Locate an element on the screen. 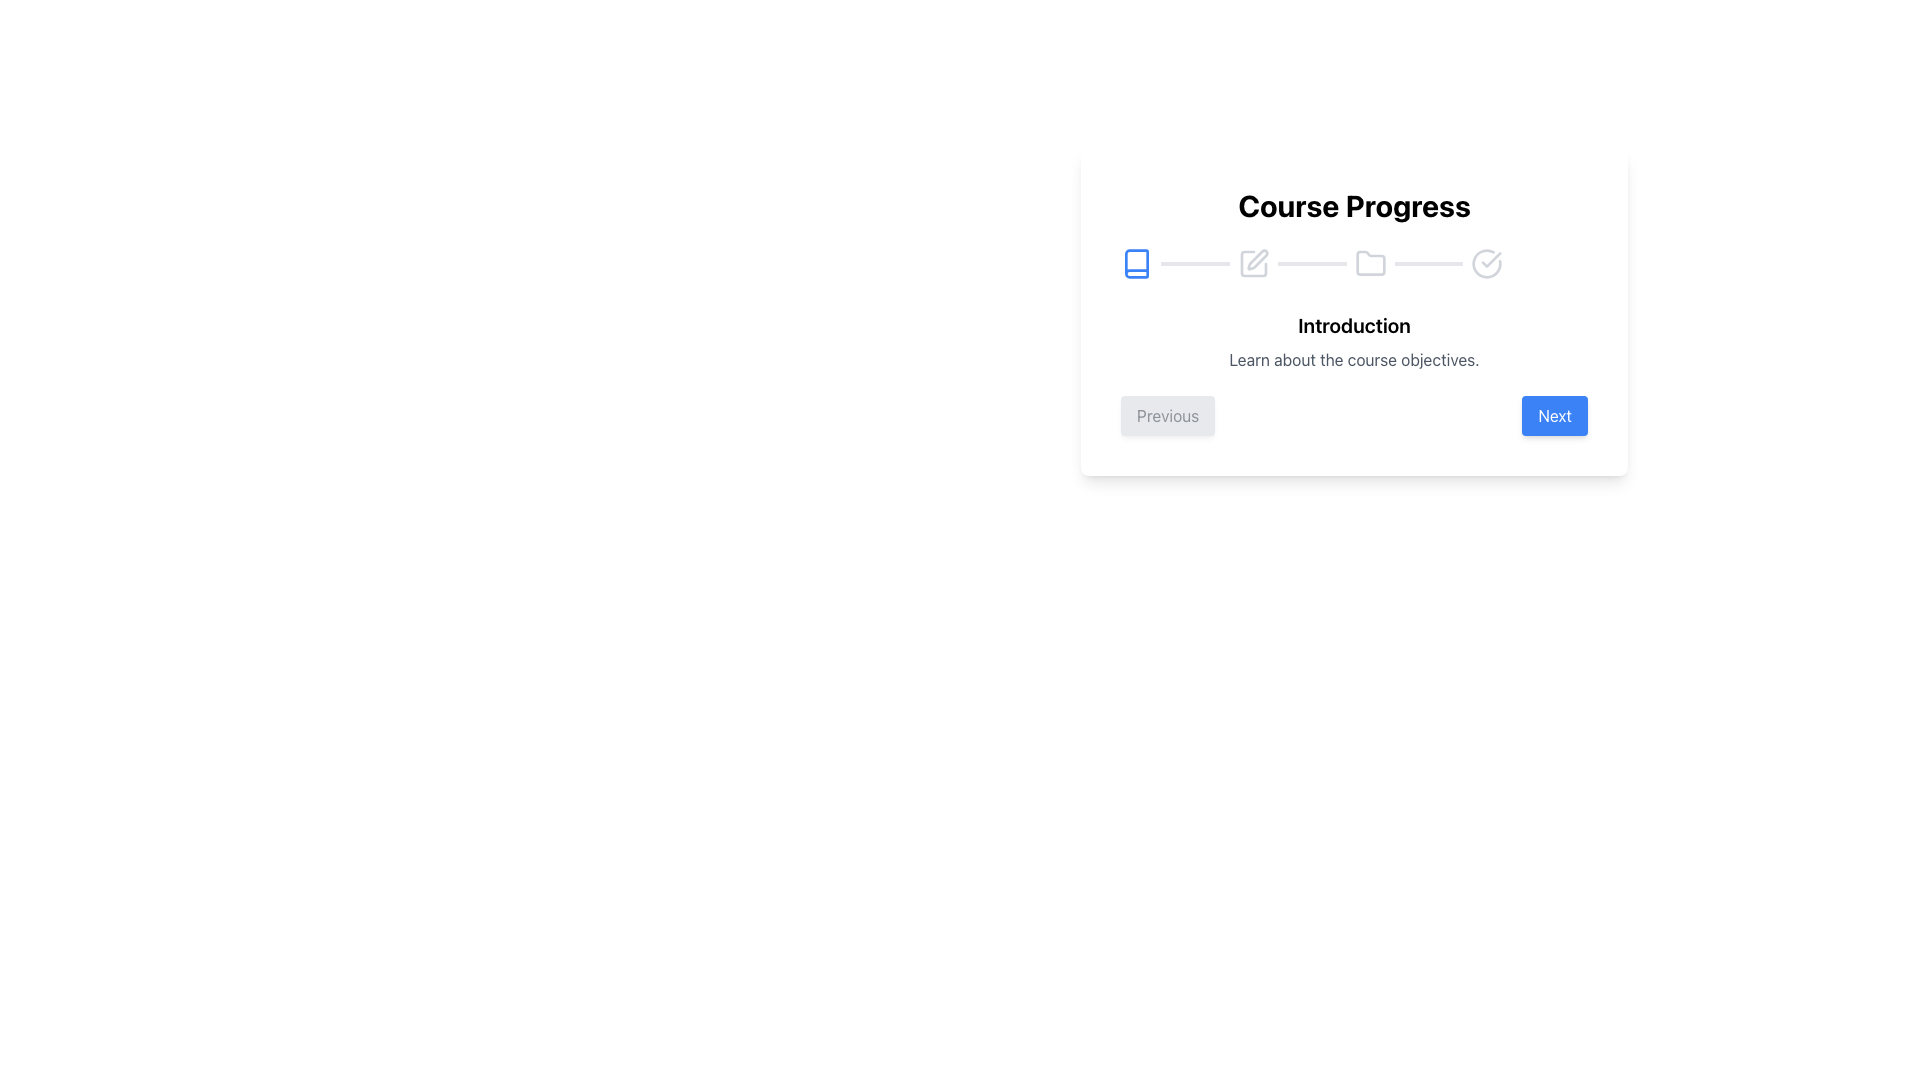 The image size is (1920, 1080). the gray square icon with a pen overlay is located at coordinates (1252, 262).